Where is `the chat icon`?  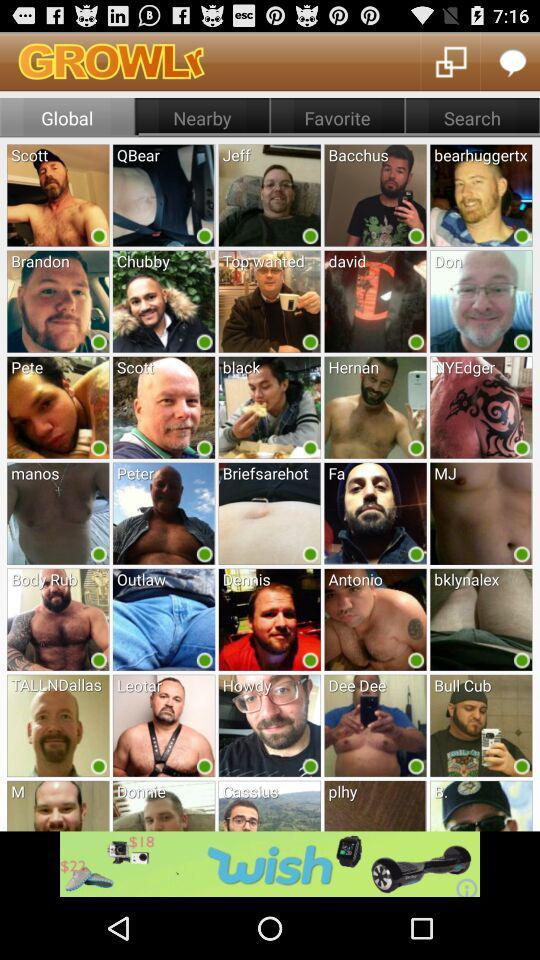 the chat icon is located at coordinates (511, 65).